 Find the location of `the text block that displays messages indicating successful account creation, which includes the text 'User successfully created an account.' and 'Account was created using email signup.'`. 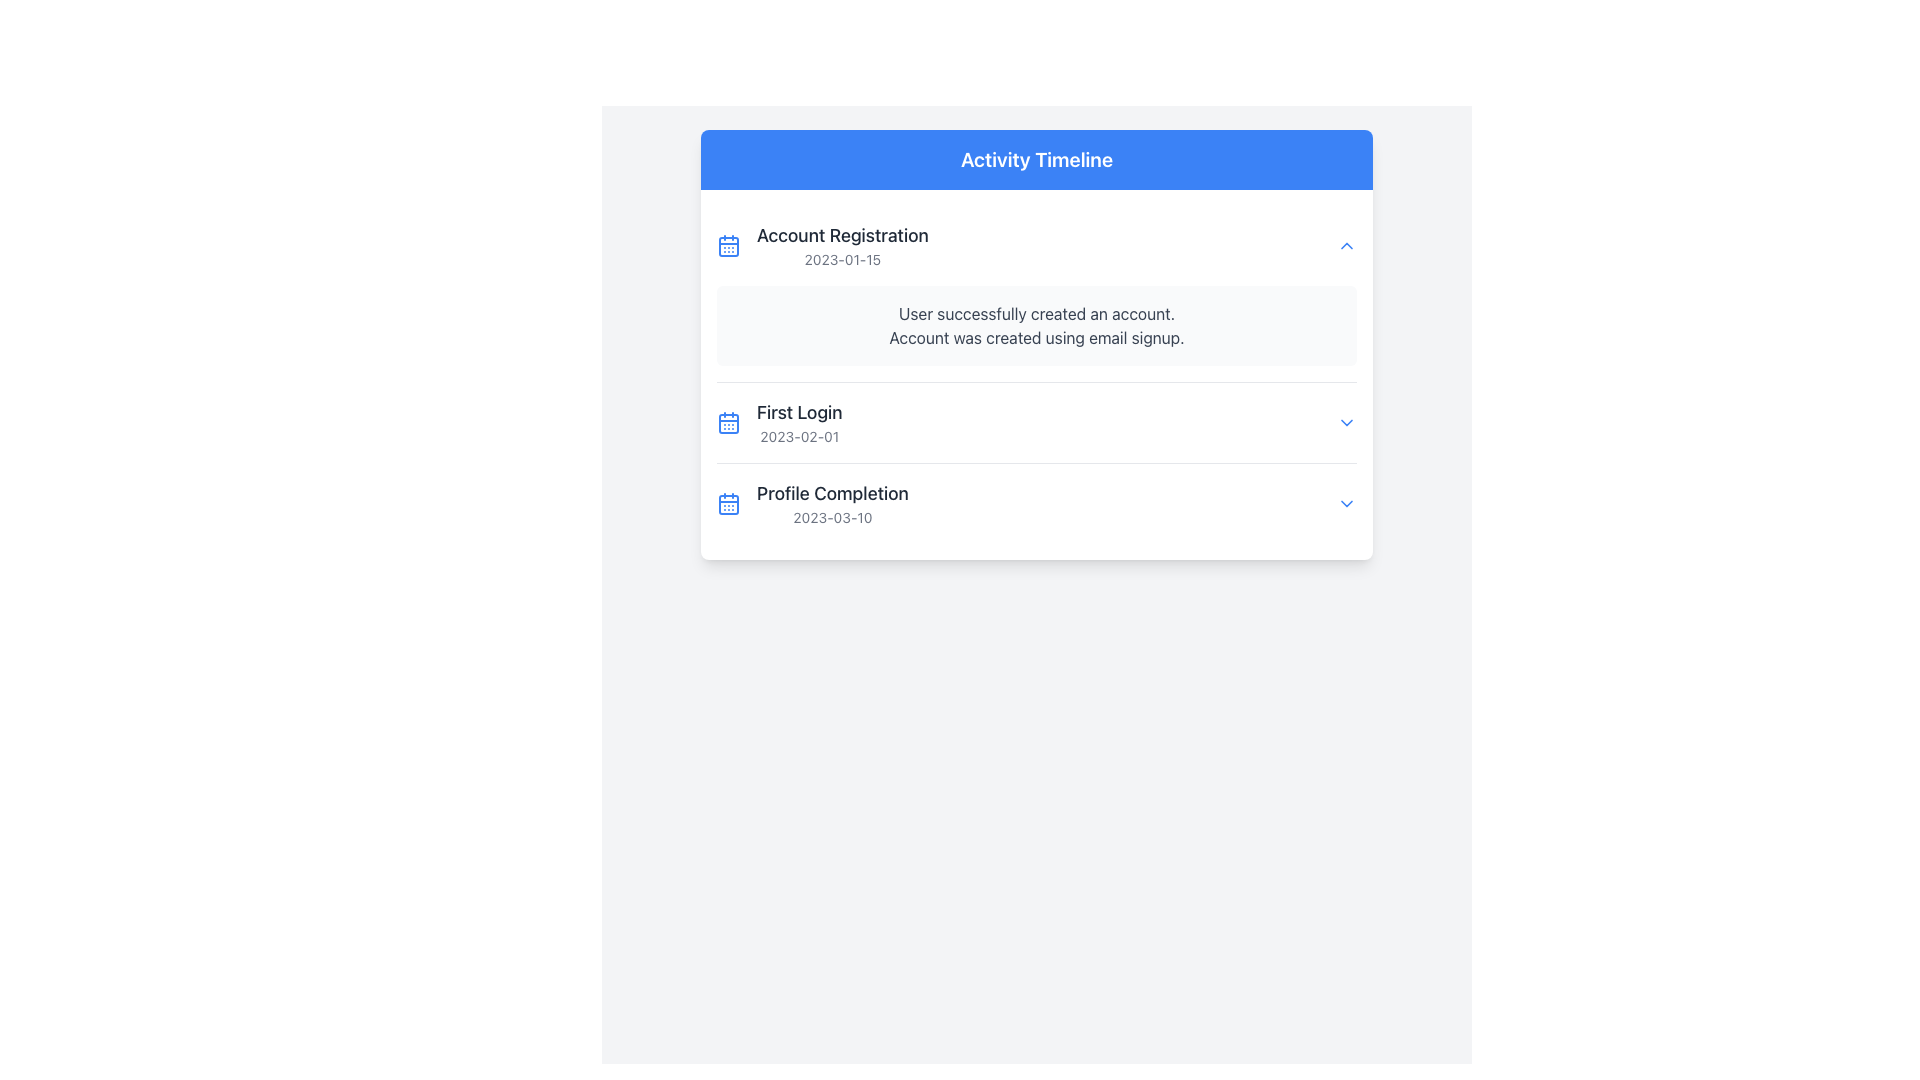

the text block that displays messages indicating successful account creation, which includes the text 'User successfully created an account.' and 'Account was created using email signup.' is located at coordinates (1036, 325).